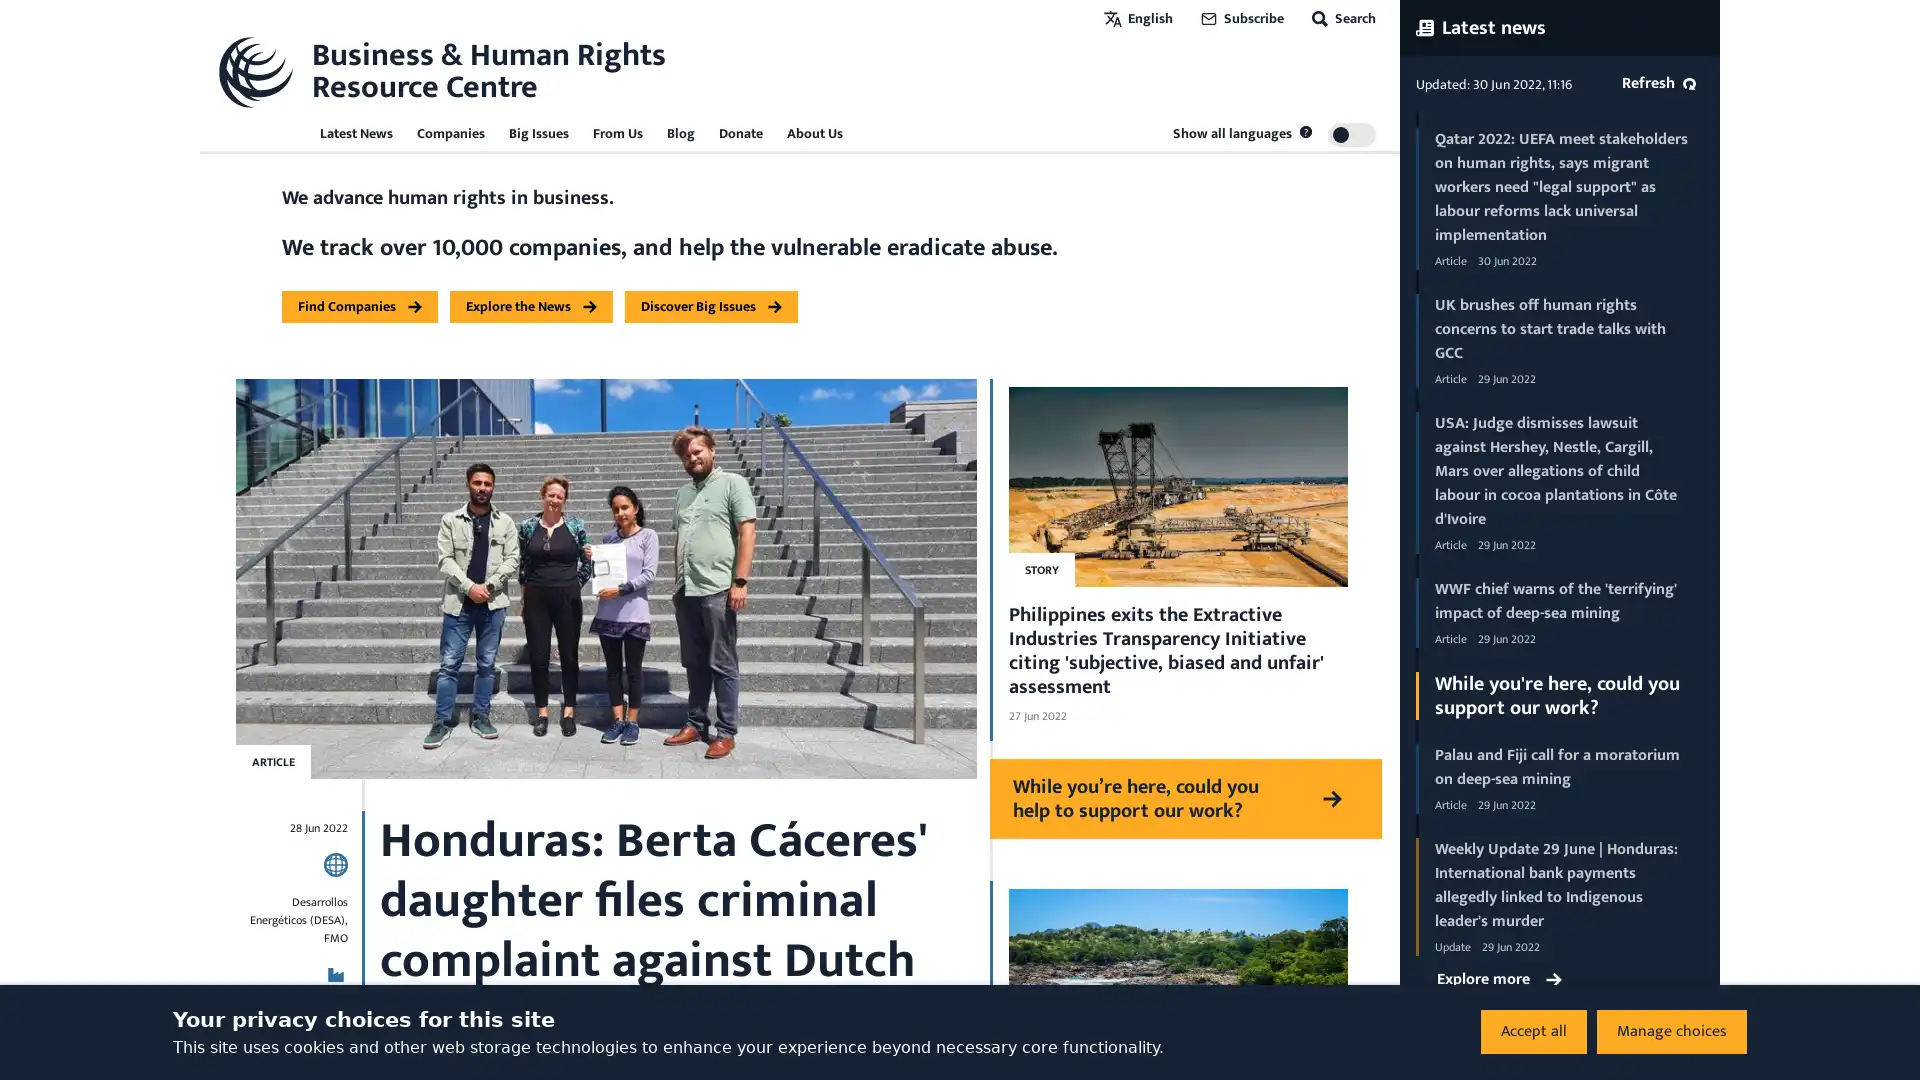  Describe the element at coordinates (1659, 83) in the screenshot. I see `Refresh` at that location.